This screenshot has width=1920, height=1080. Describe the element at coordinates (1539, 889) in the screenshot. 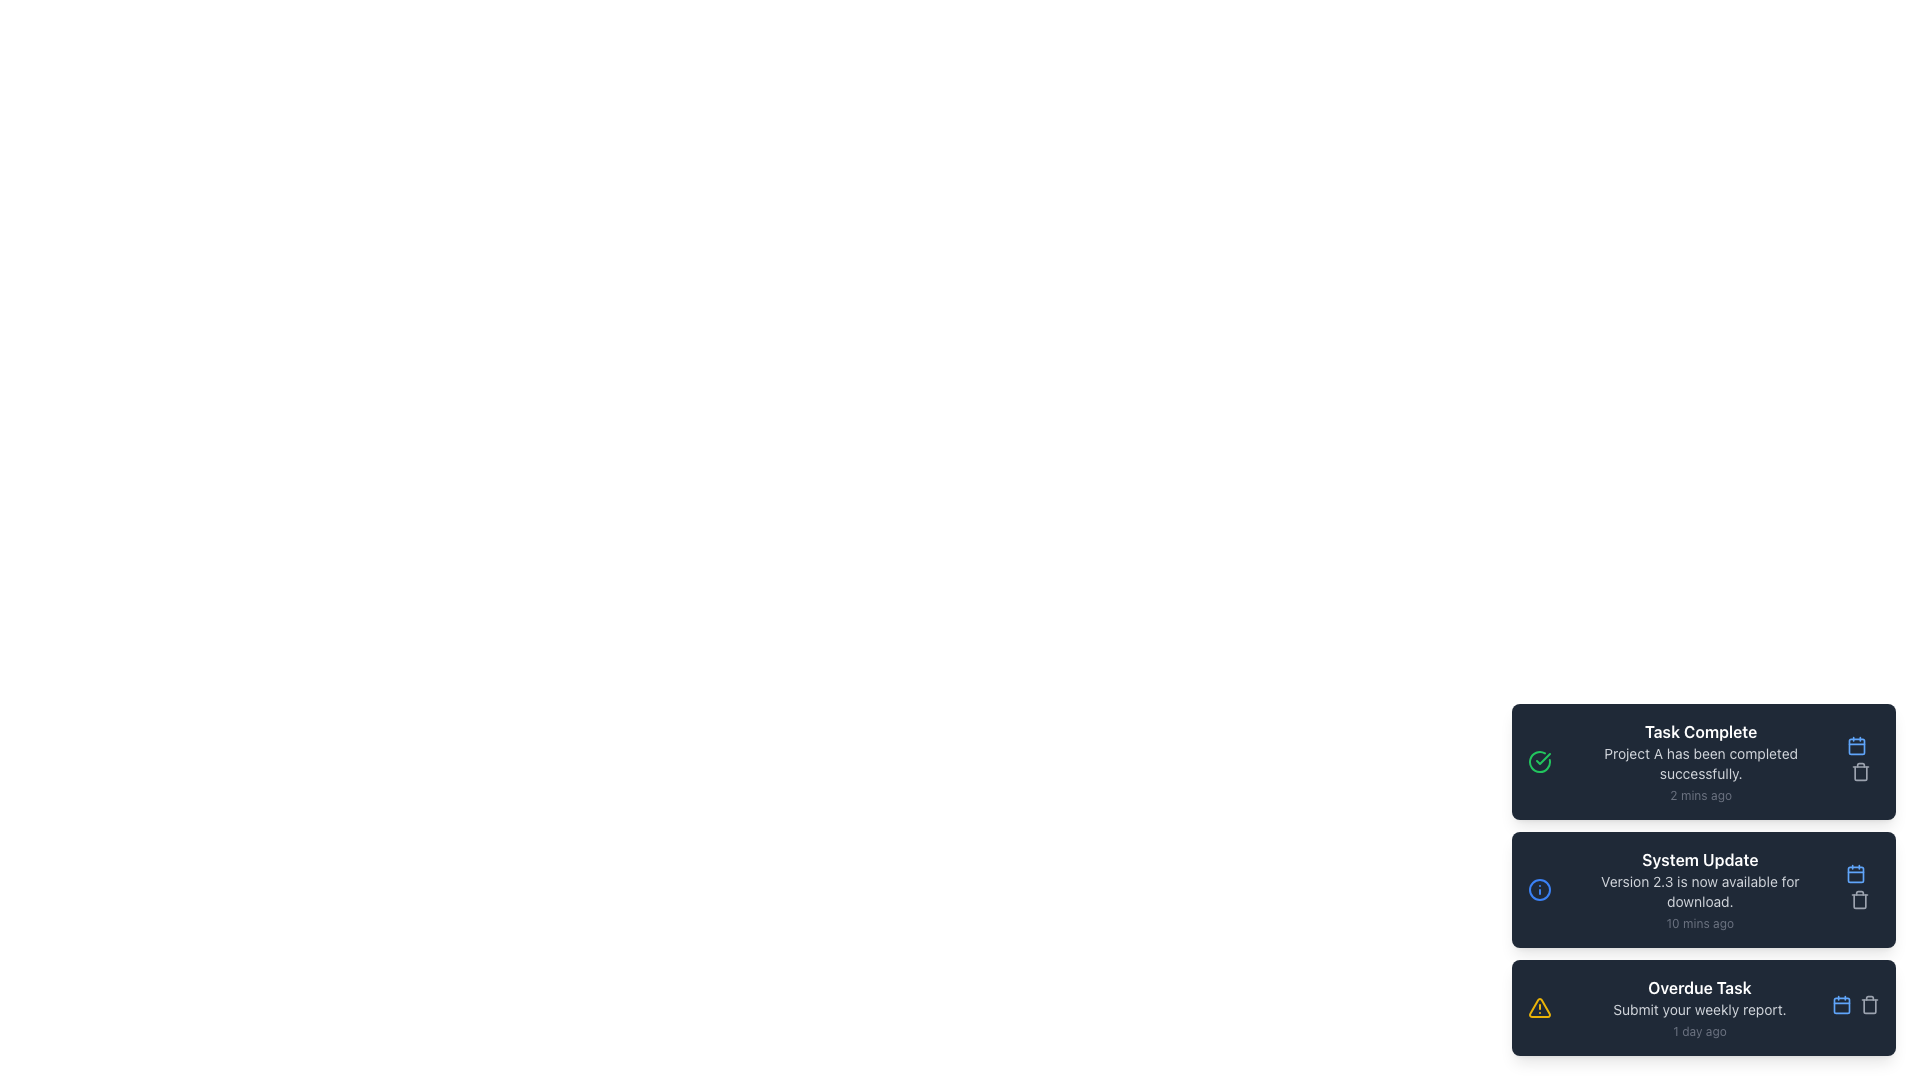

I see `the 'System Update' notification icon, which is located to the left of the notification titled 'System Update' within the notification card` at that location.